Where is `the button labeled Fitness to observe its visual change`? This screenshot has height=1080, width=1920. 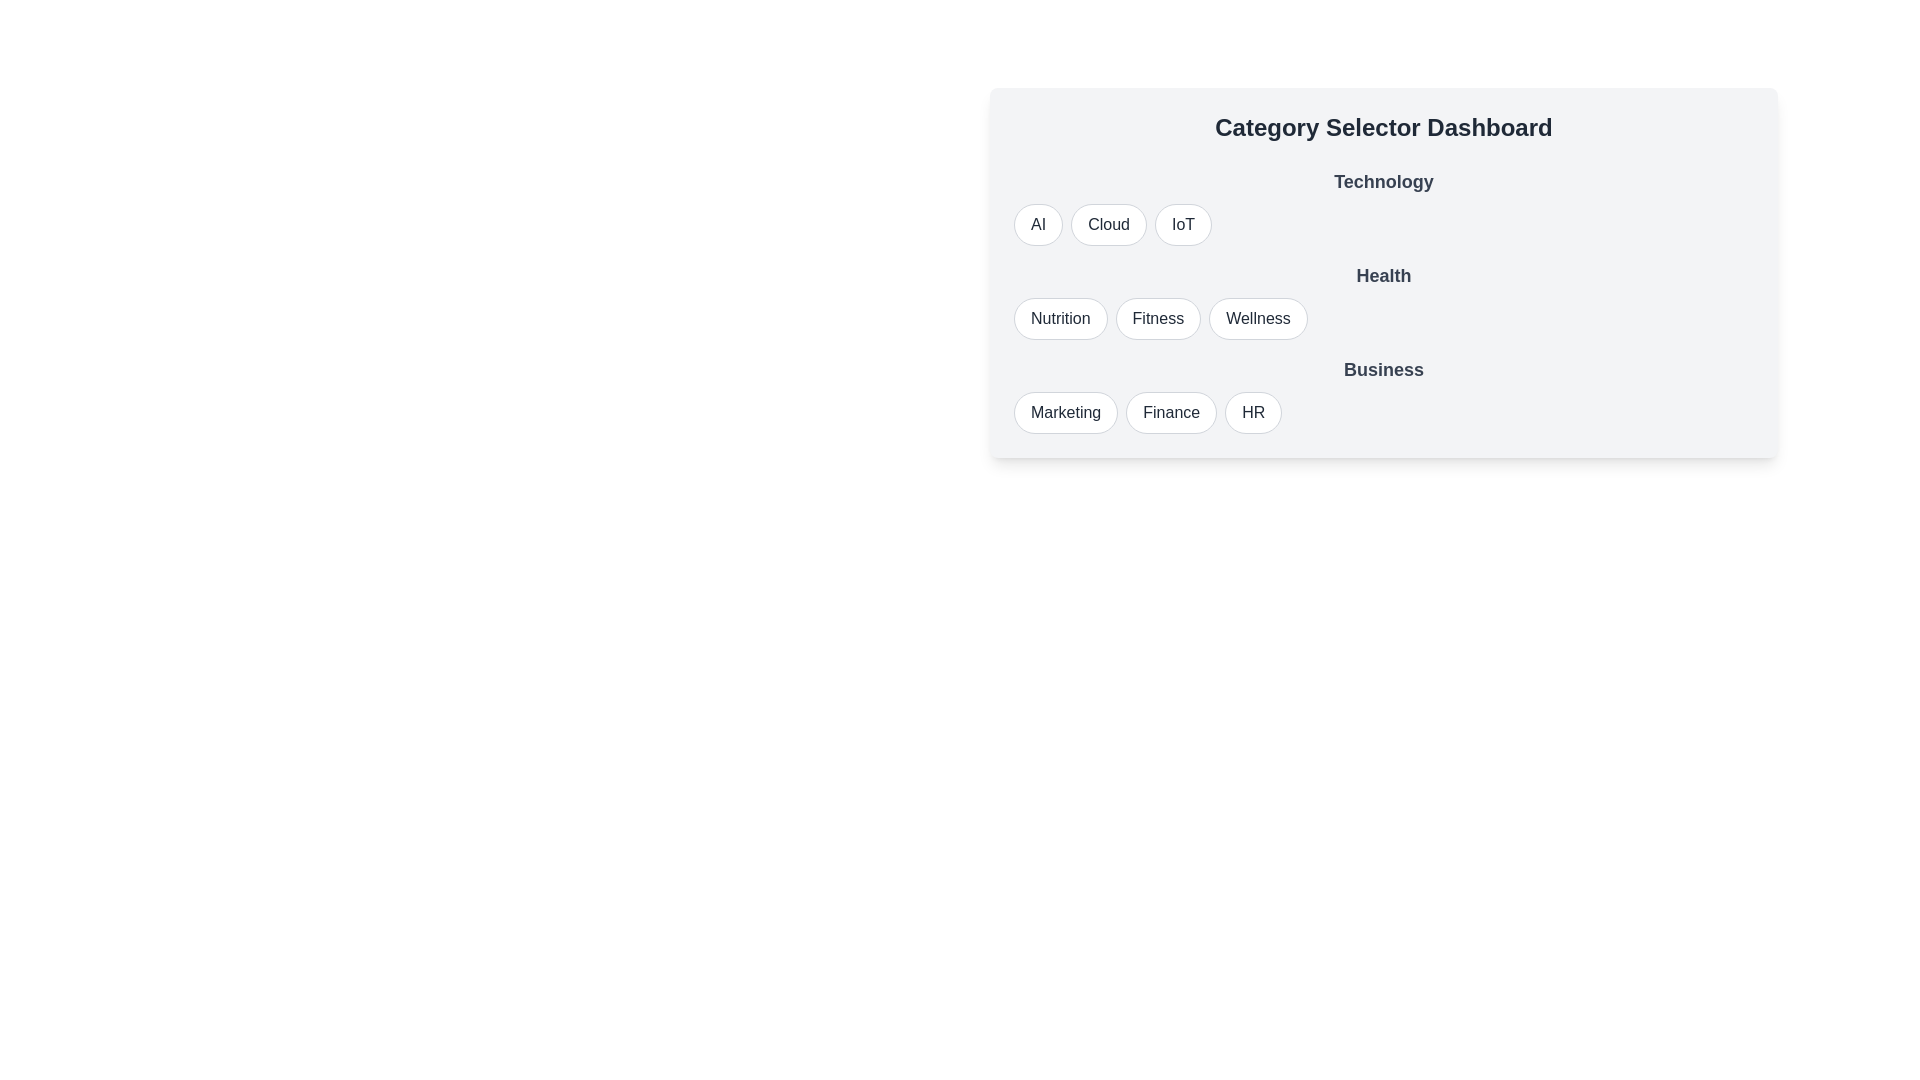
the button labeled Fitness to observe its visual change is located at coordinates (1157, 318).